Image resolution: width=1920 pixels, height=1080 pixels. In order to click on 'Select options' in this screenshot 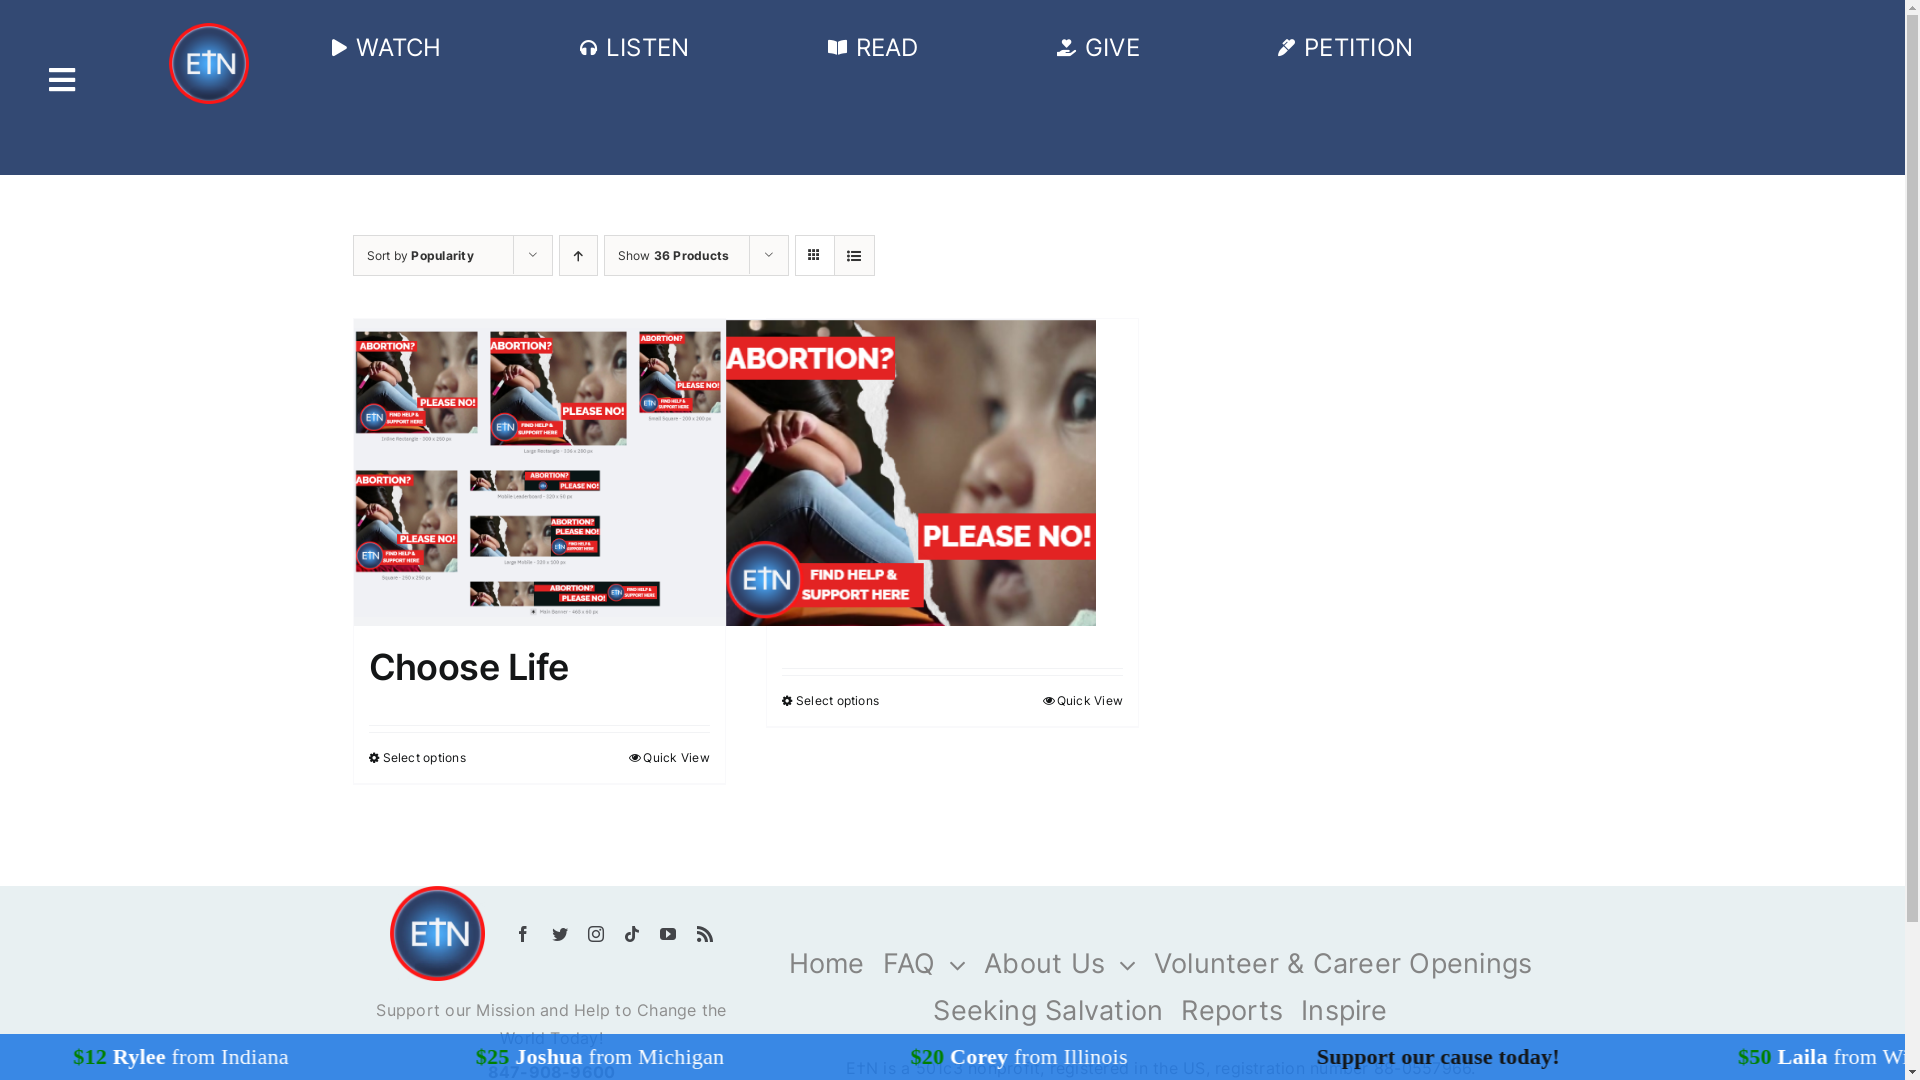, I will do `click(368, 758)`.